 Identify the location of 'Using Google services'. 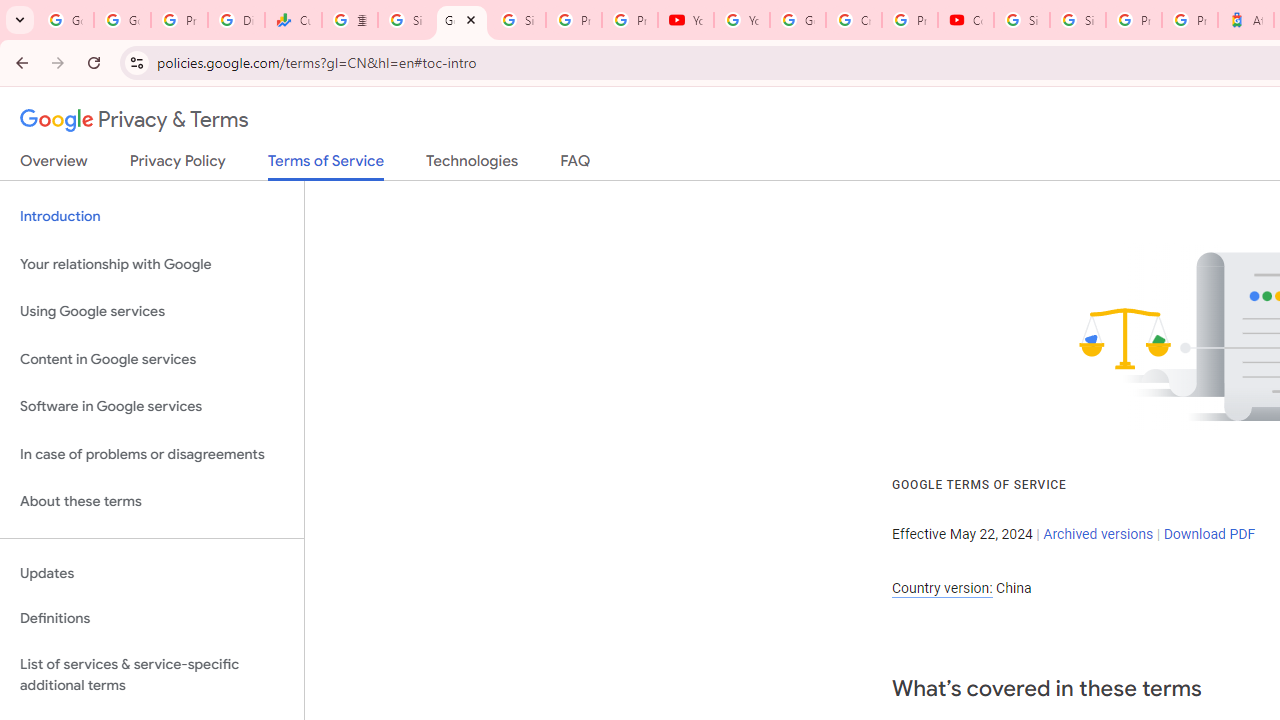
(151, 312).